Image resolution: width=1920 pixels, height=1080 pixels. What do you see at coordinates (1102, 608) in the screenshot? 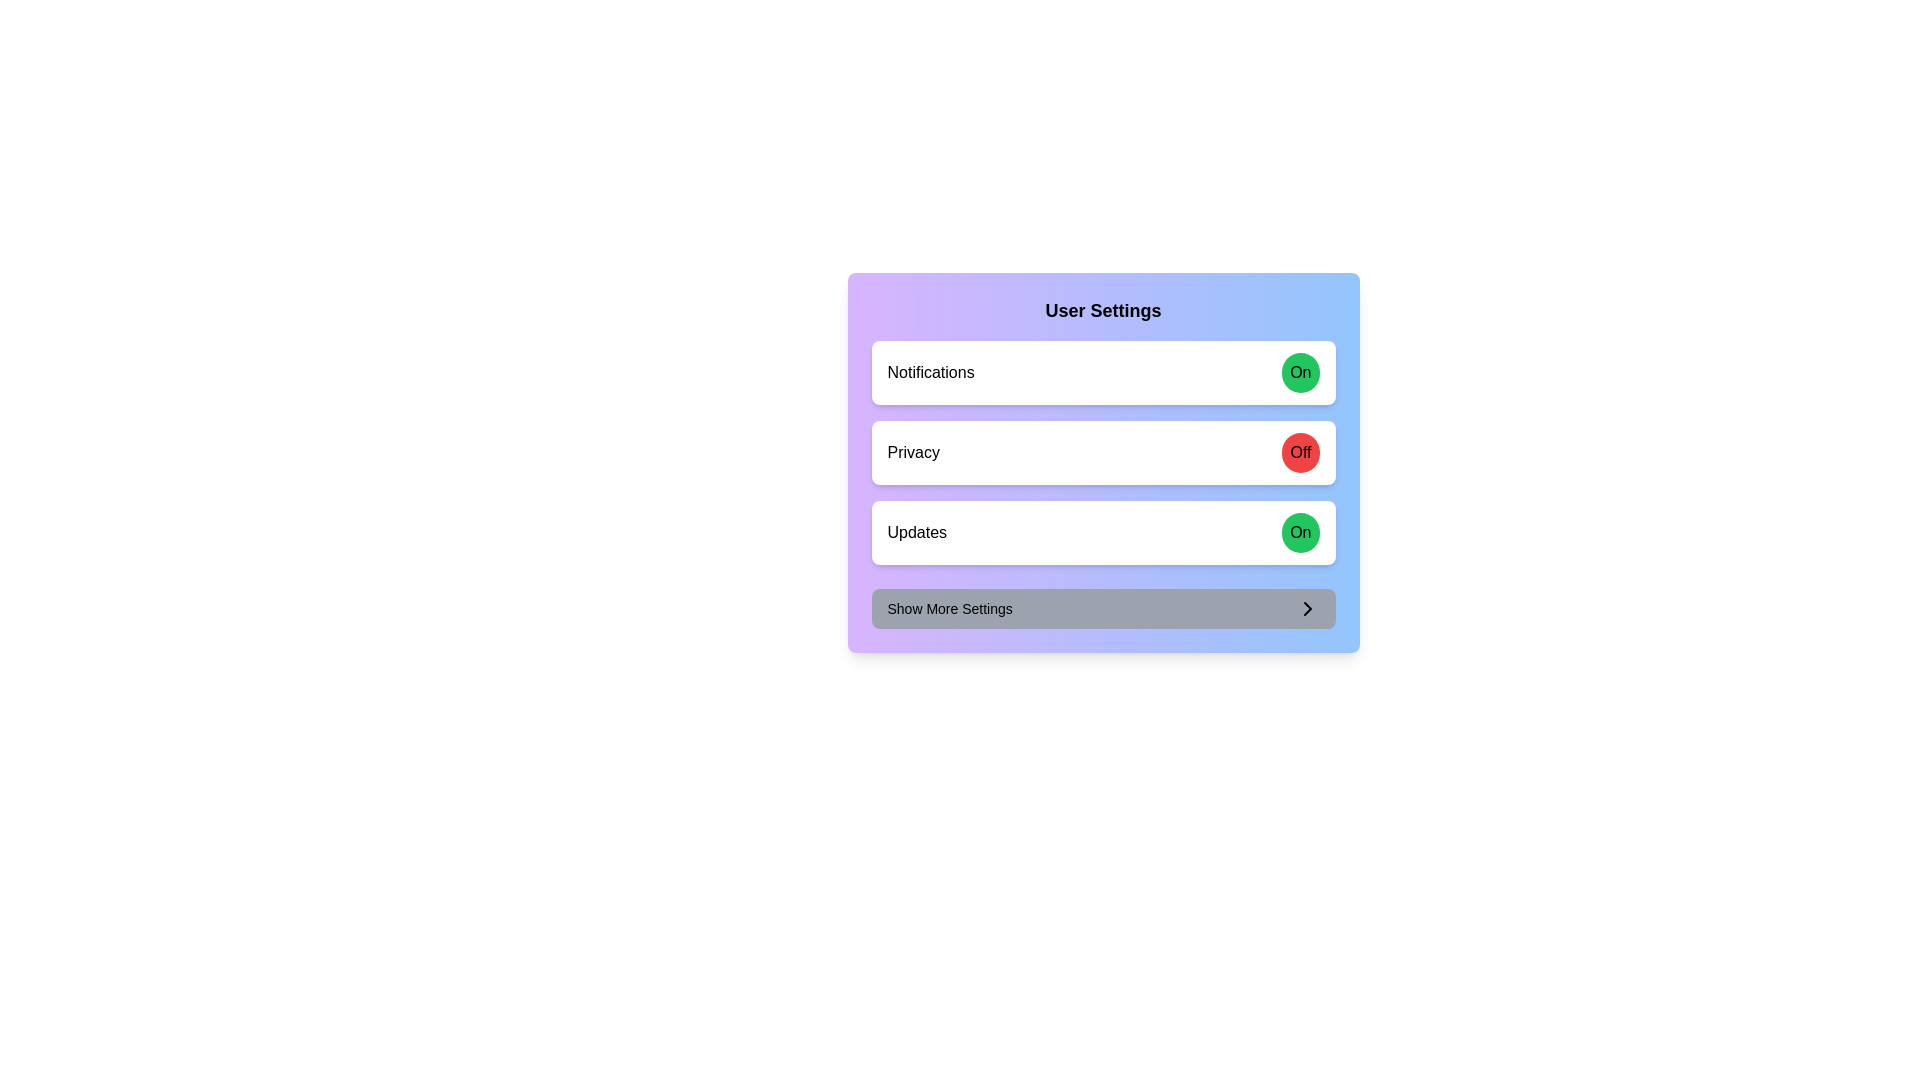
I see `the 'Show More Settings' button to expand or collapse the additional settings section` at bounding box center [1102, 608].